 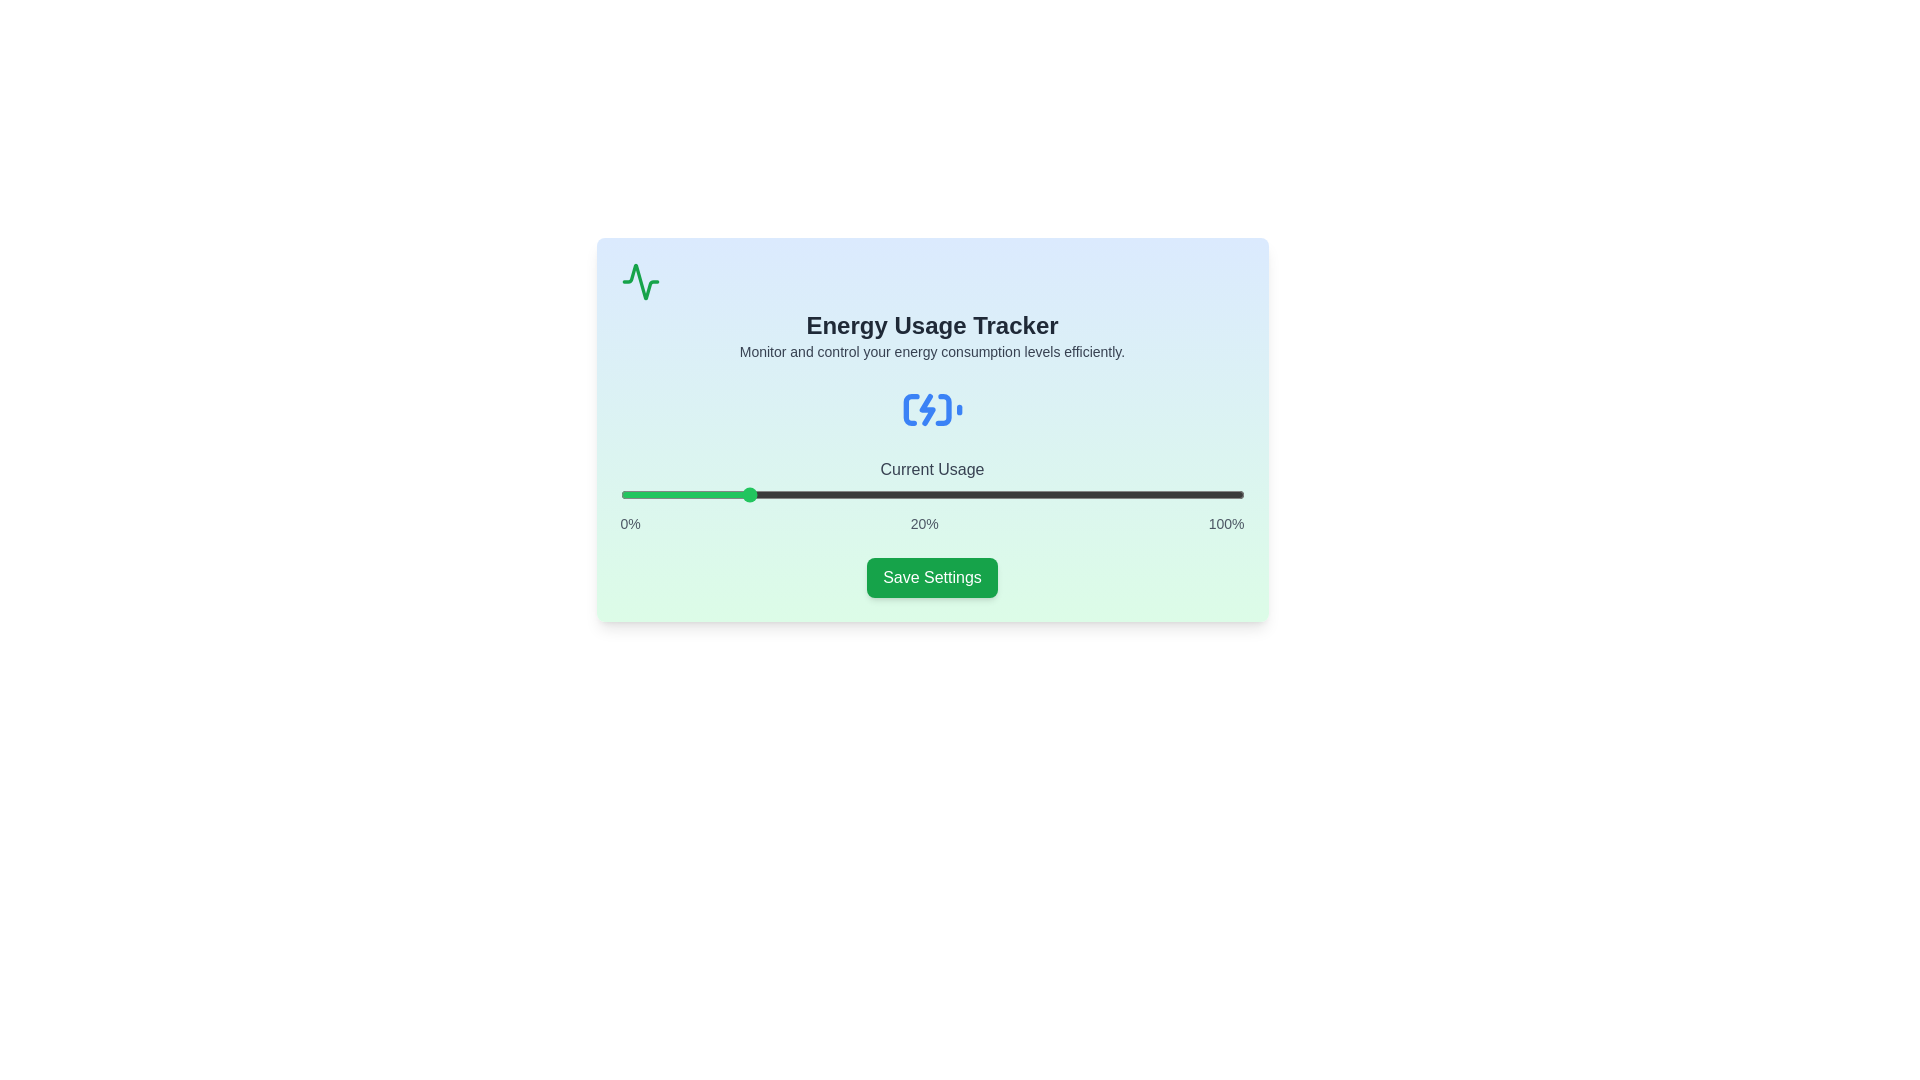 What do you see at coordinates (1013, 494) in the screenshot?
I see `the energy usage slider to 63%` at bounding box center [1013, 494].